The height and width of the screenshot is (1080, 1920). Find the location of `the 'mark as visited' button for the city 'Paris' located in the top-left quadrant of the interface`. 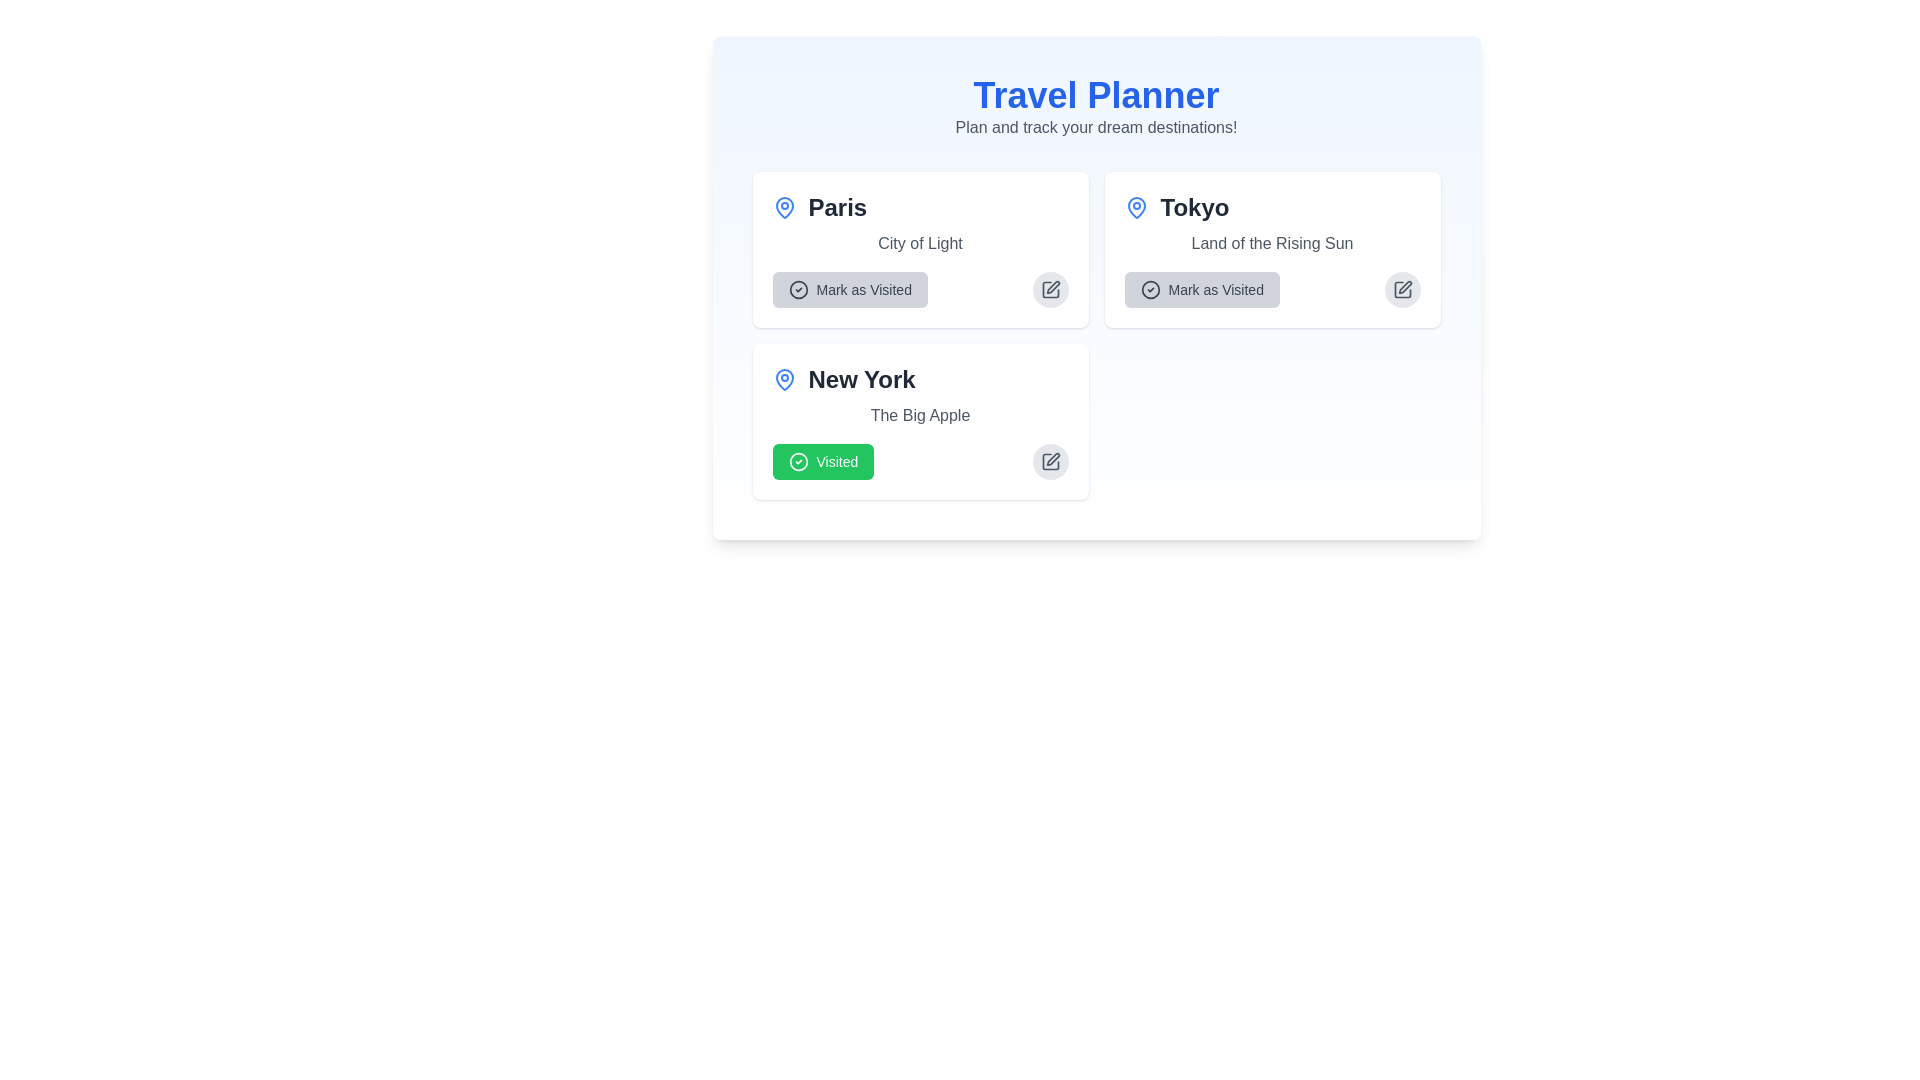

the 'mark as visited' button for the city 'Paris' located in the top-left quadrant of the interface is located at coordinates (850, 289).